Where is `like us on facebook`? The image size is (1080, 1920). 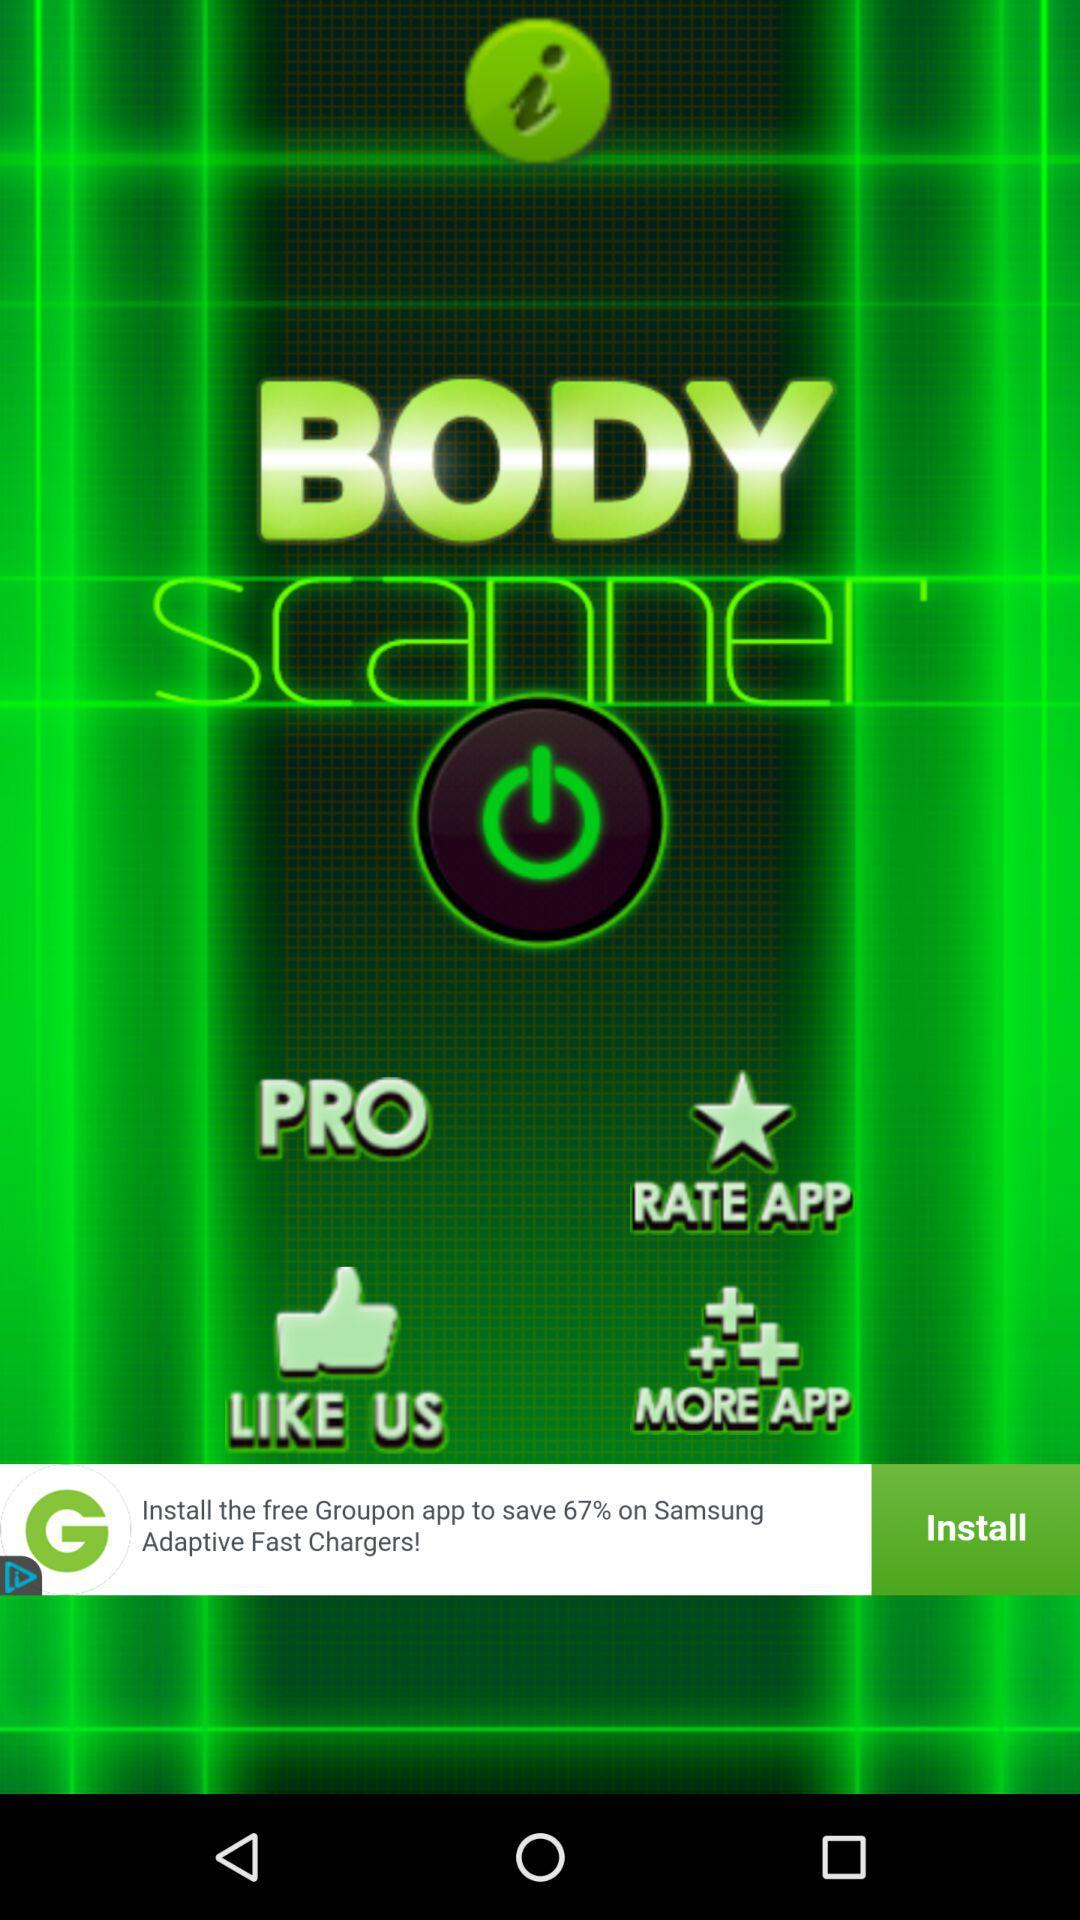
like us on facebook is located at coordinates (336, 1360).